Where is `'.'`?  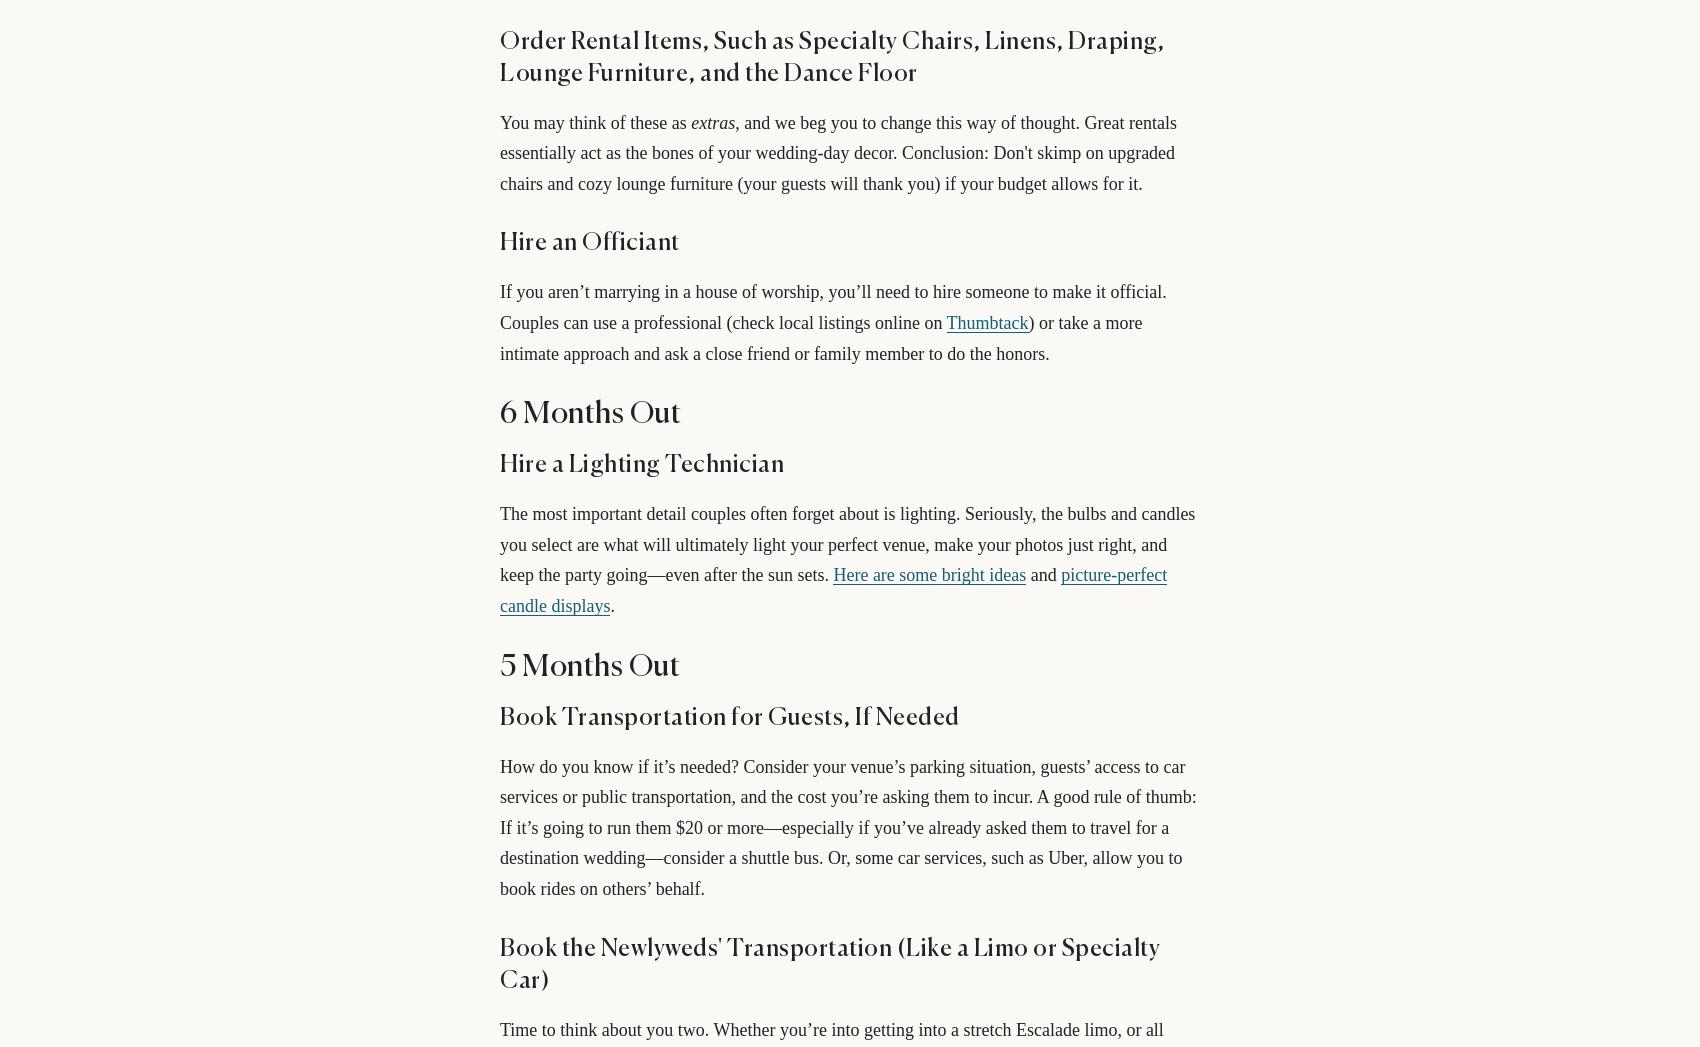 '.' is located at coordinates (608, 605).